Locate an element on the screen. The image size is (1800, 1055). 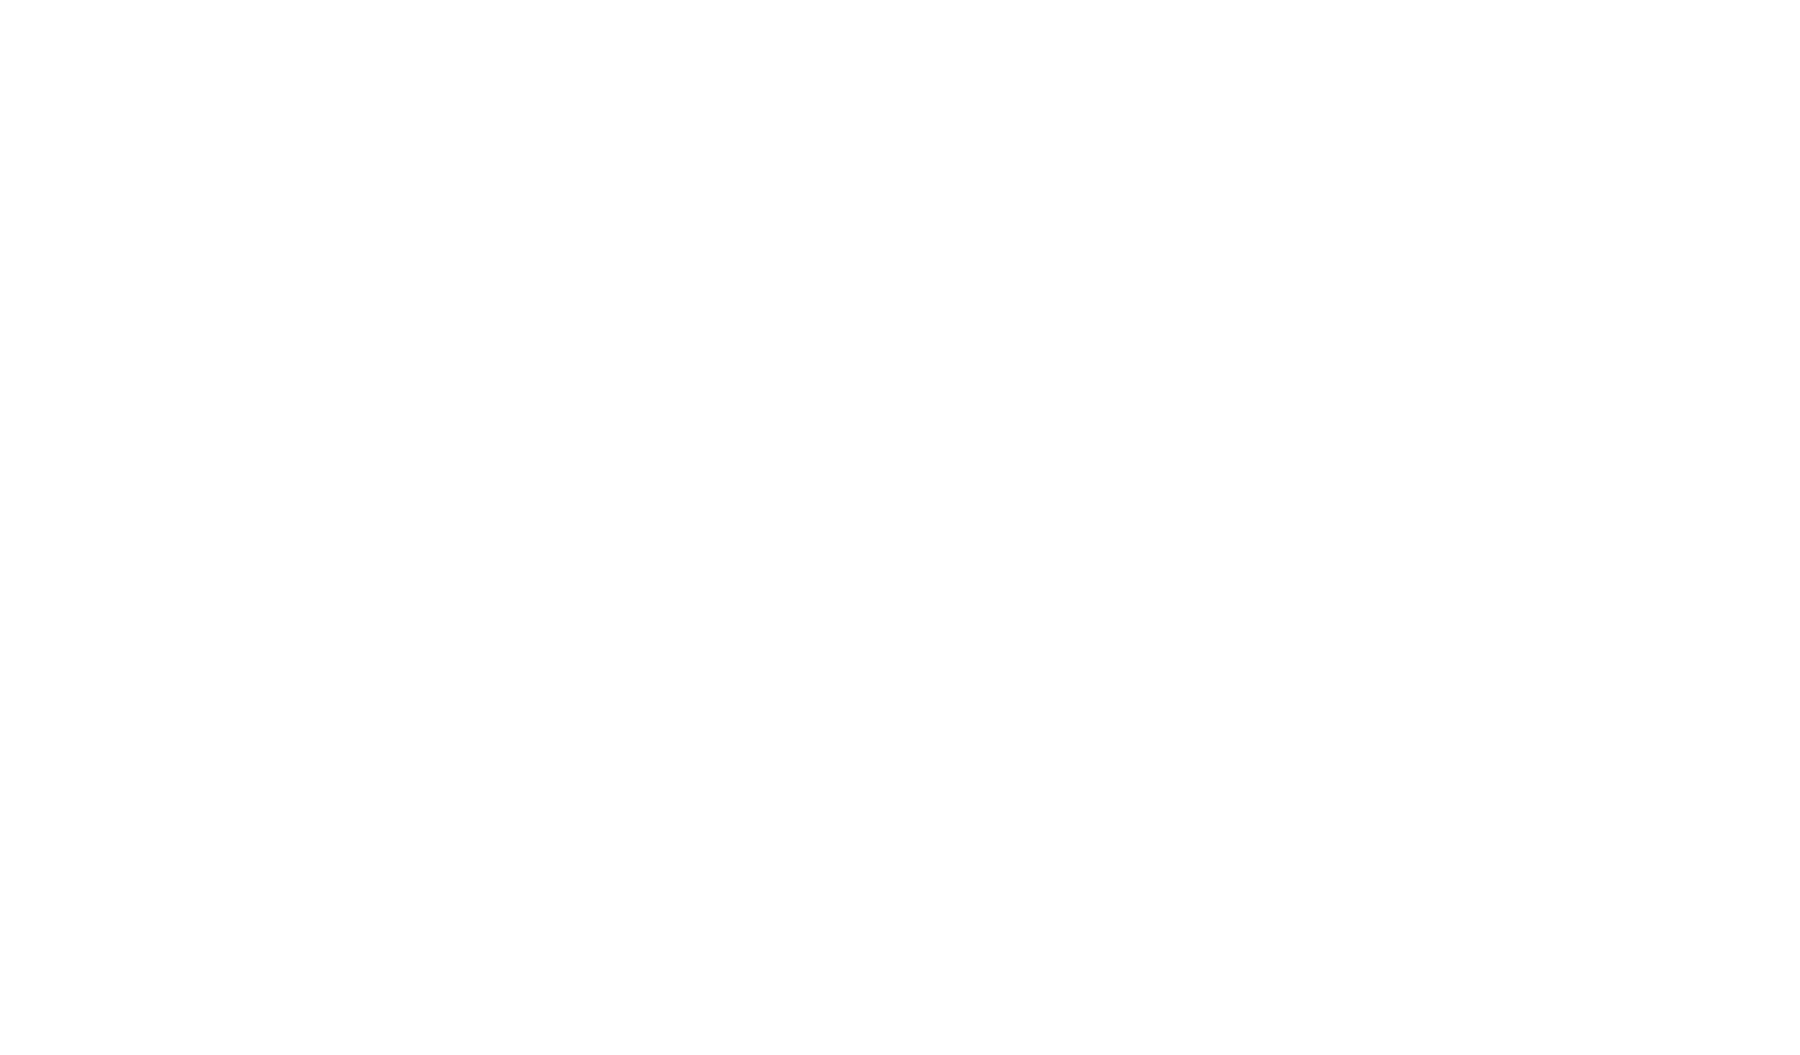
'Welding' is located at coordinates (710, 784).